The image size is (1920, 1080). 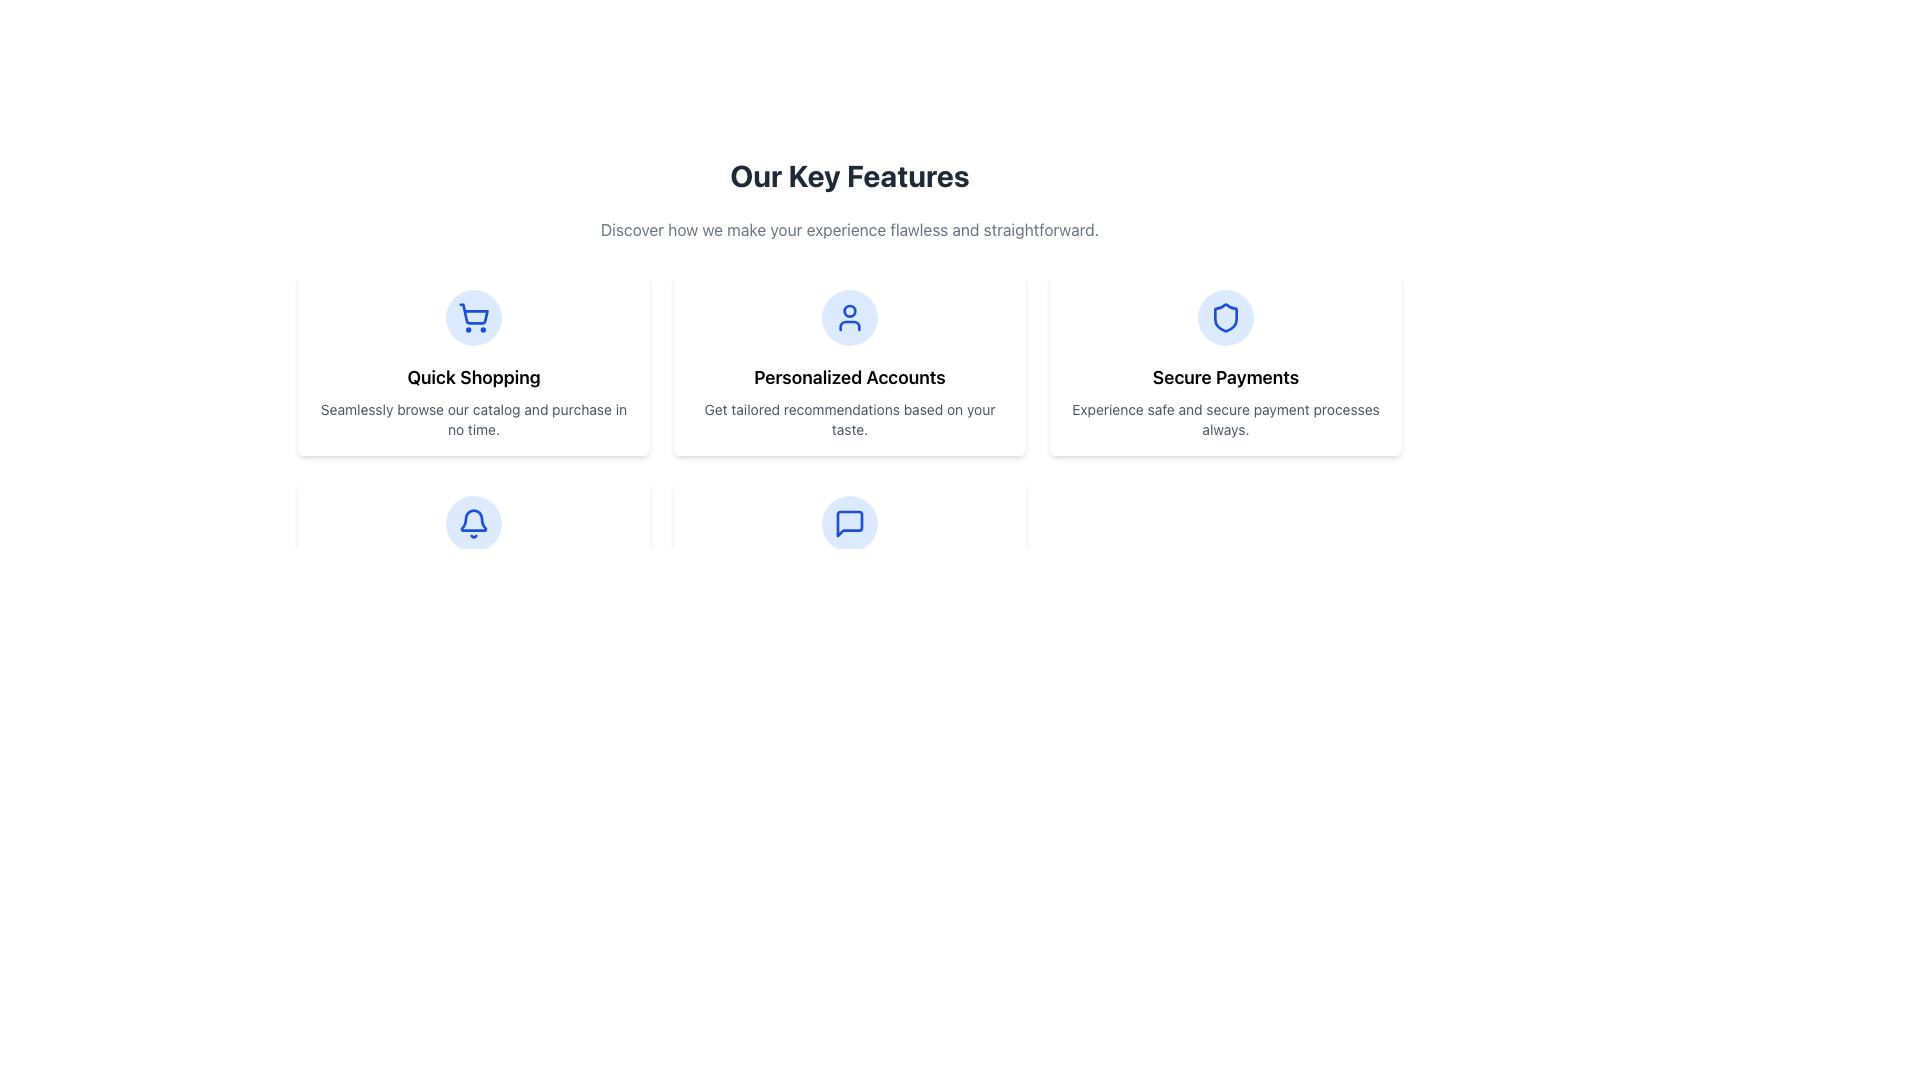 I want to click on the SVG graphic element resembling a shield icon located in the third feature card titled 'Secure Payments' at the rightmost position of the top row, so click(x=1224, y=316).